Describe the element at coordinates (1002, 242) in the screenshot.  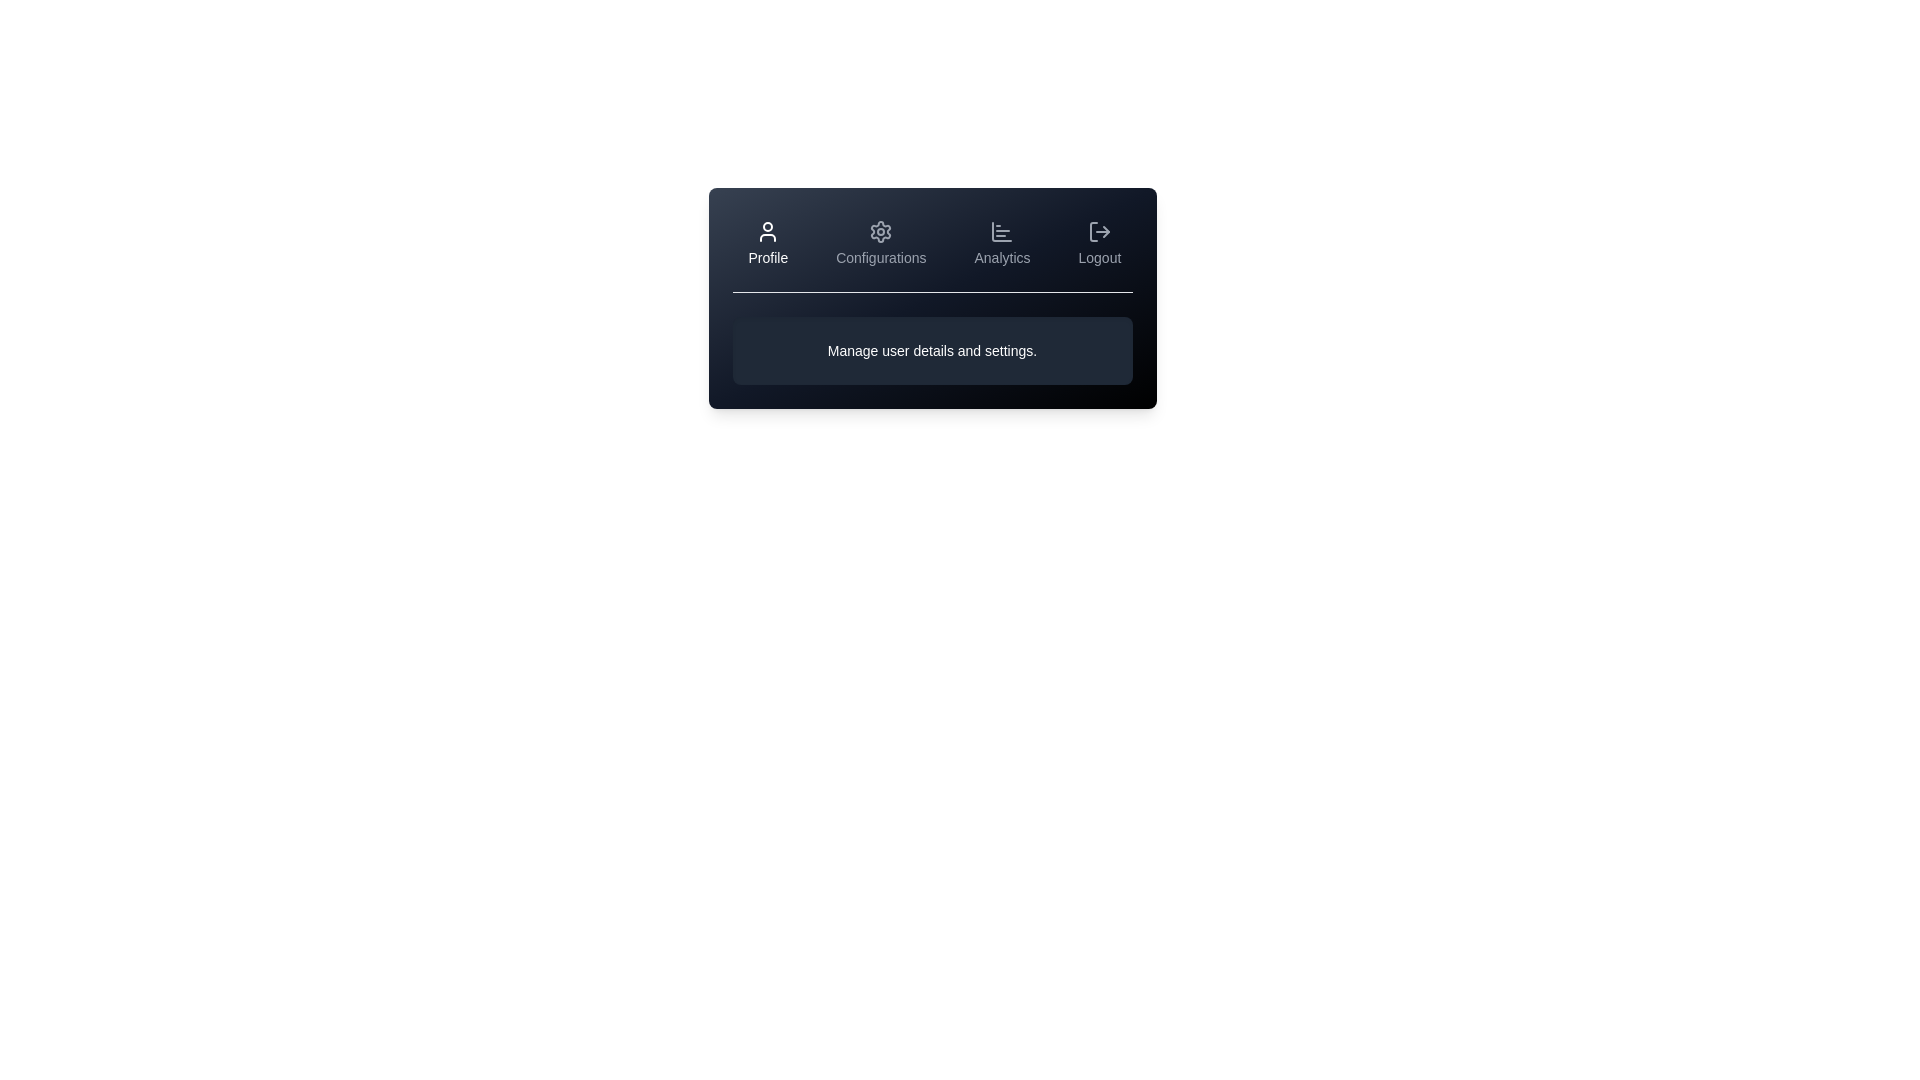
I see `the tab labeled Analytics` at that location.